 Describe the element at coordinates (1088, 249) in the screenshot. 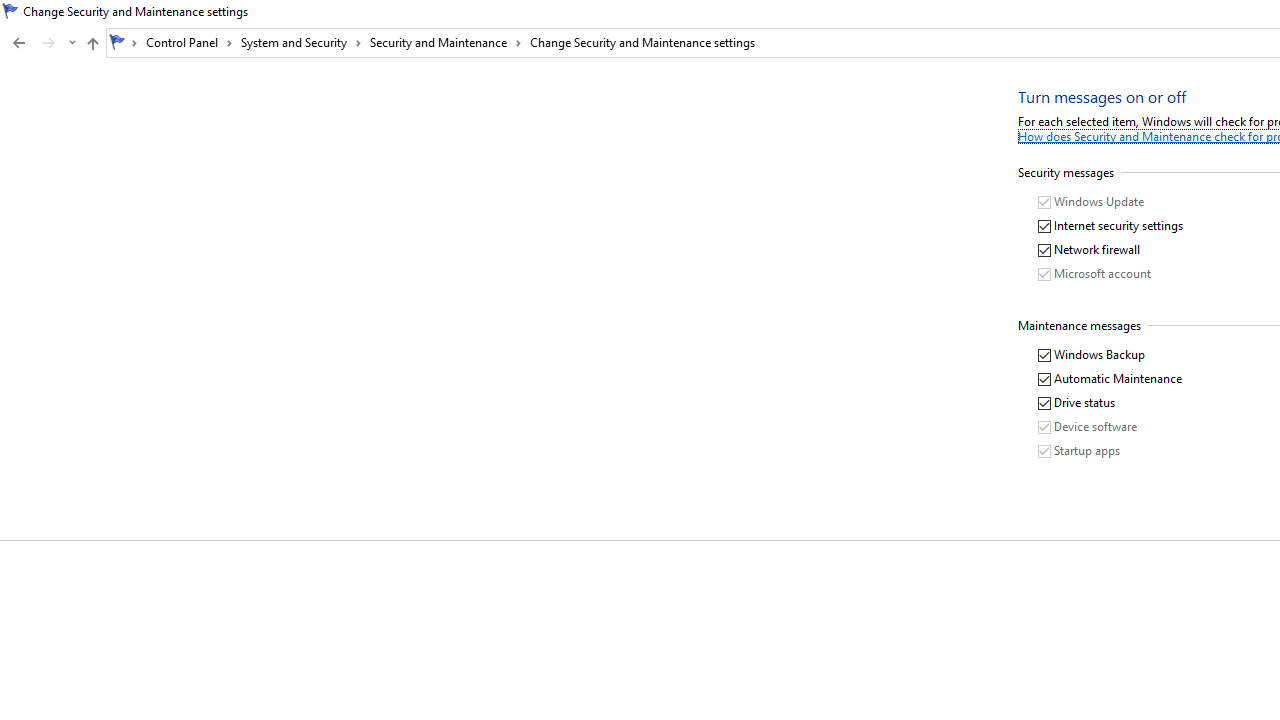

I see `'Network firewall'` at that location.